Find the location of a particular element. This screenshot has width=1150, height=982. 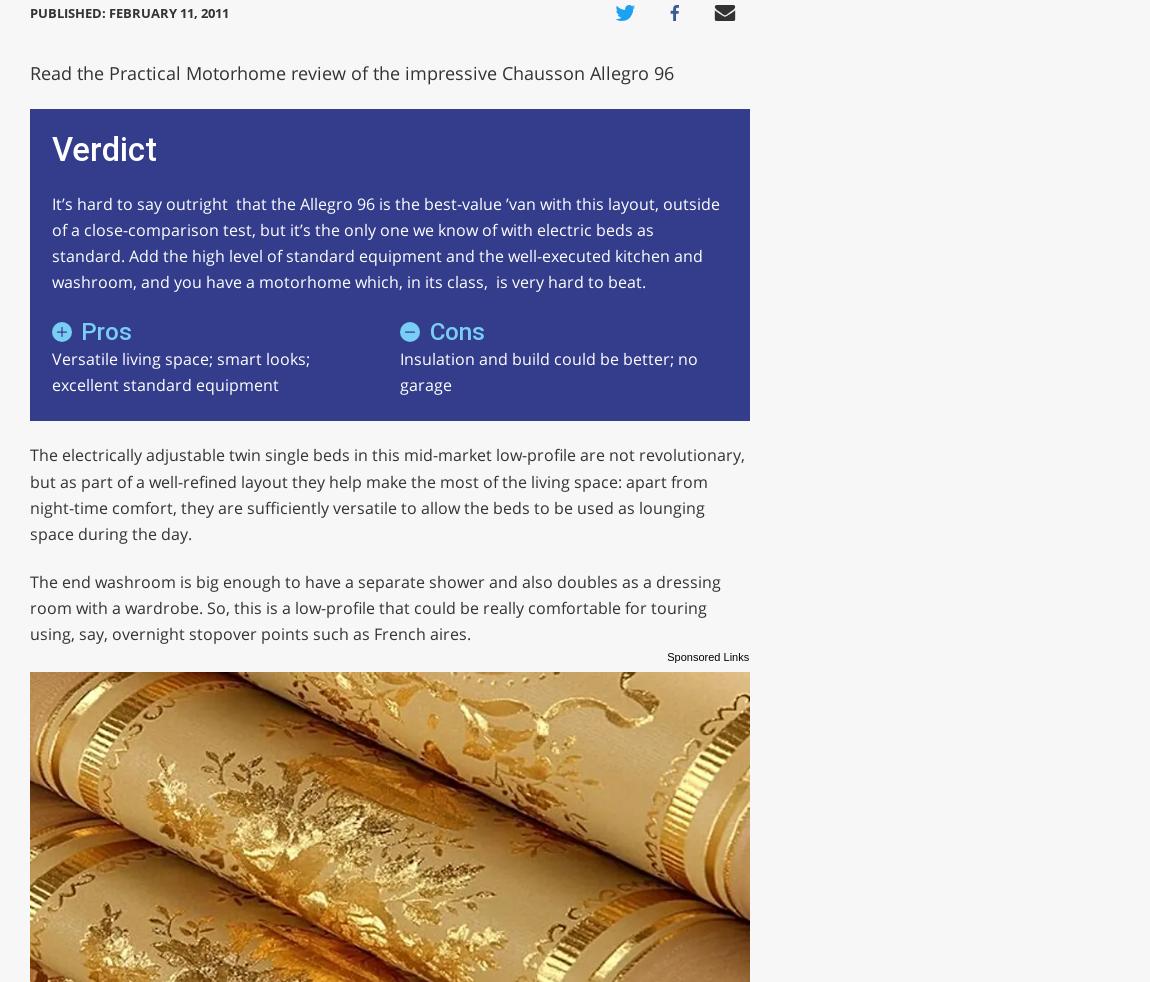

'Versatile living space; smart looks; excellent standard equipment' is located at coordinates (178, 371).